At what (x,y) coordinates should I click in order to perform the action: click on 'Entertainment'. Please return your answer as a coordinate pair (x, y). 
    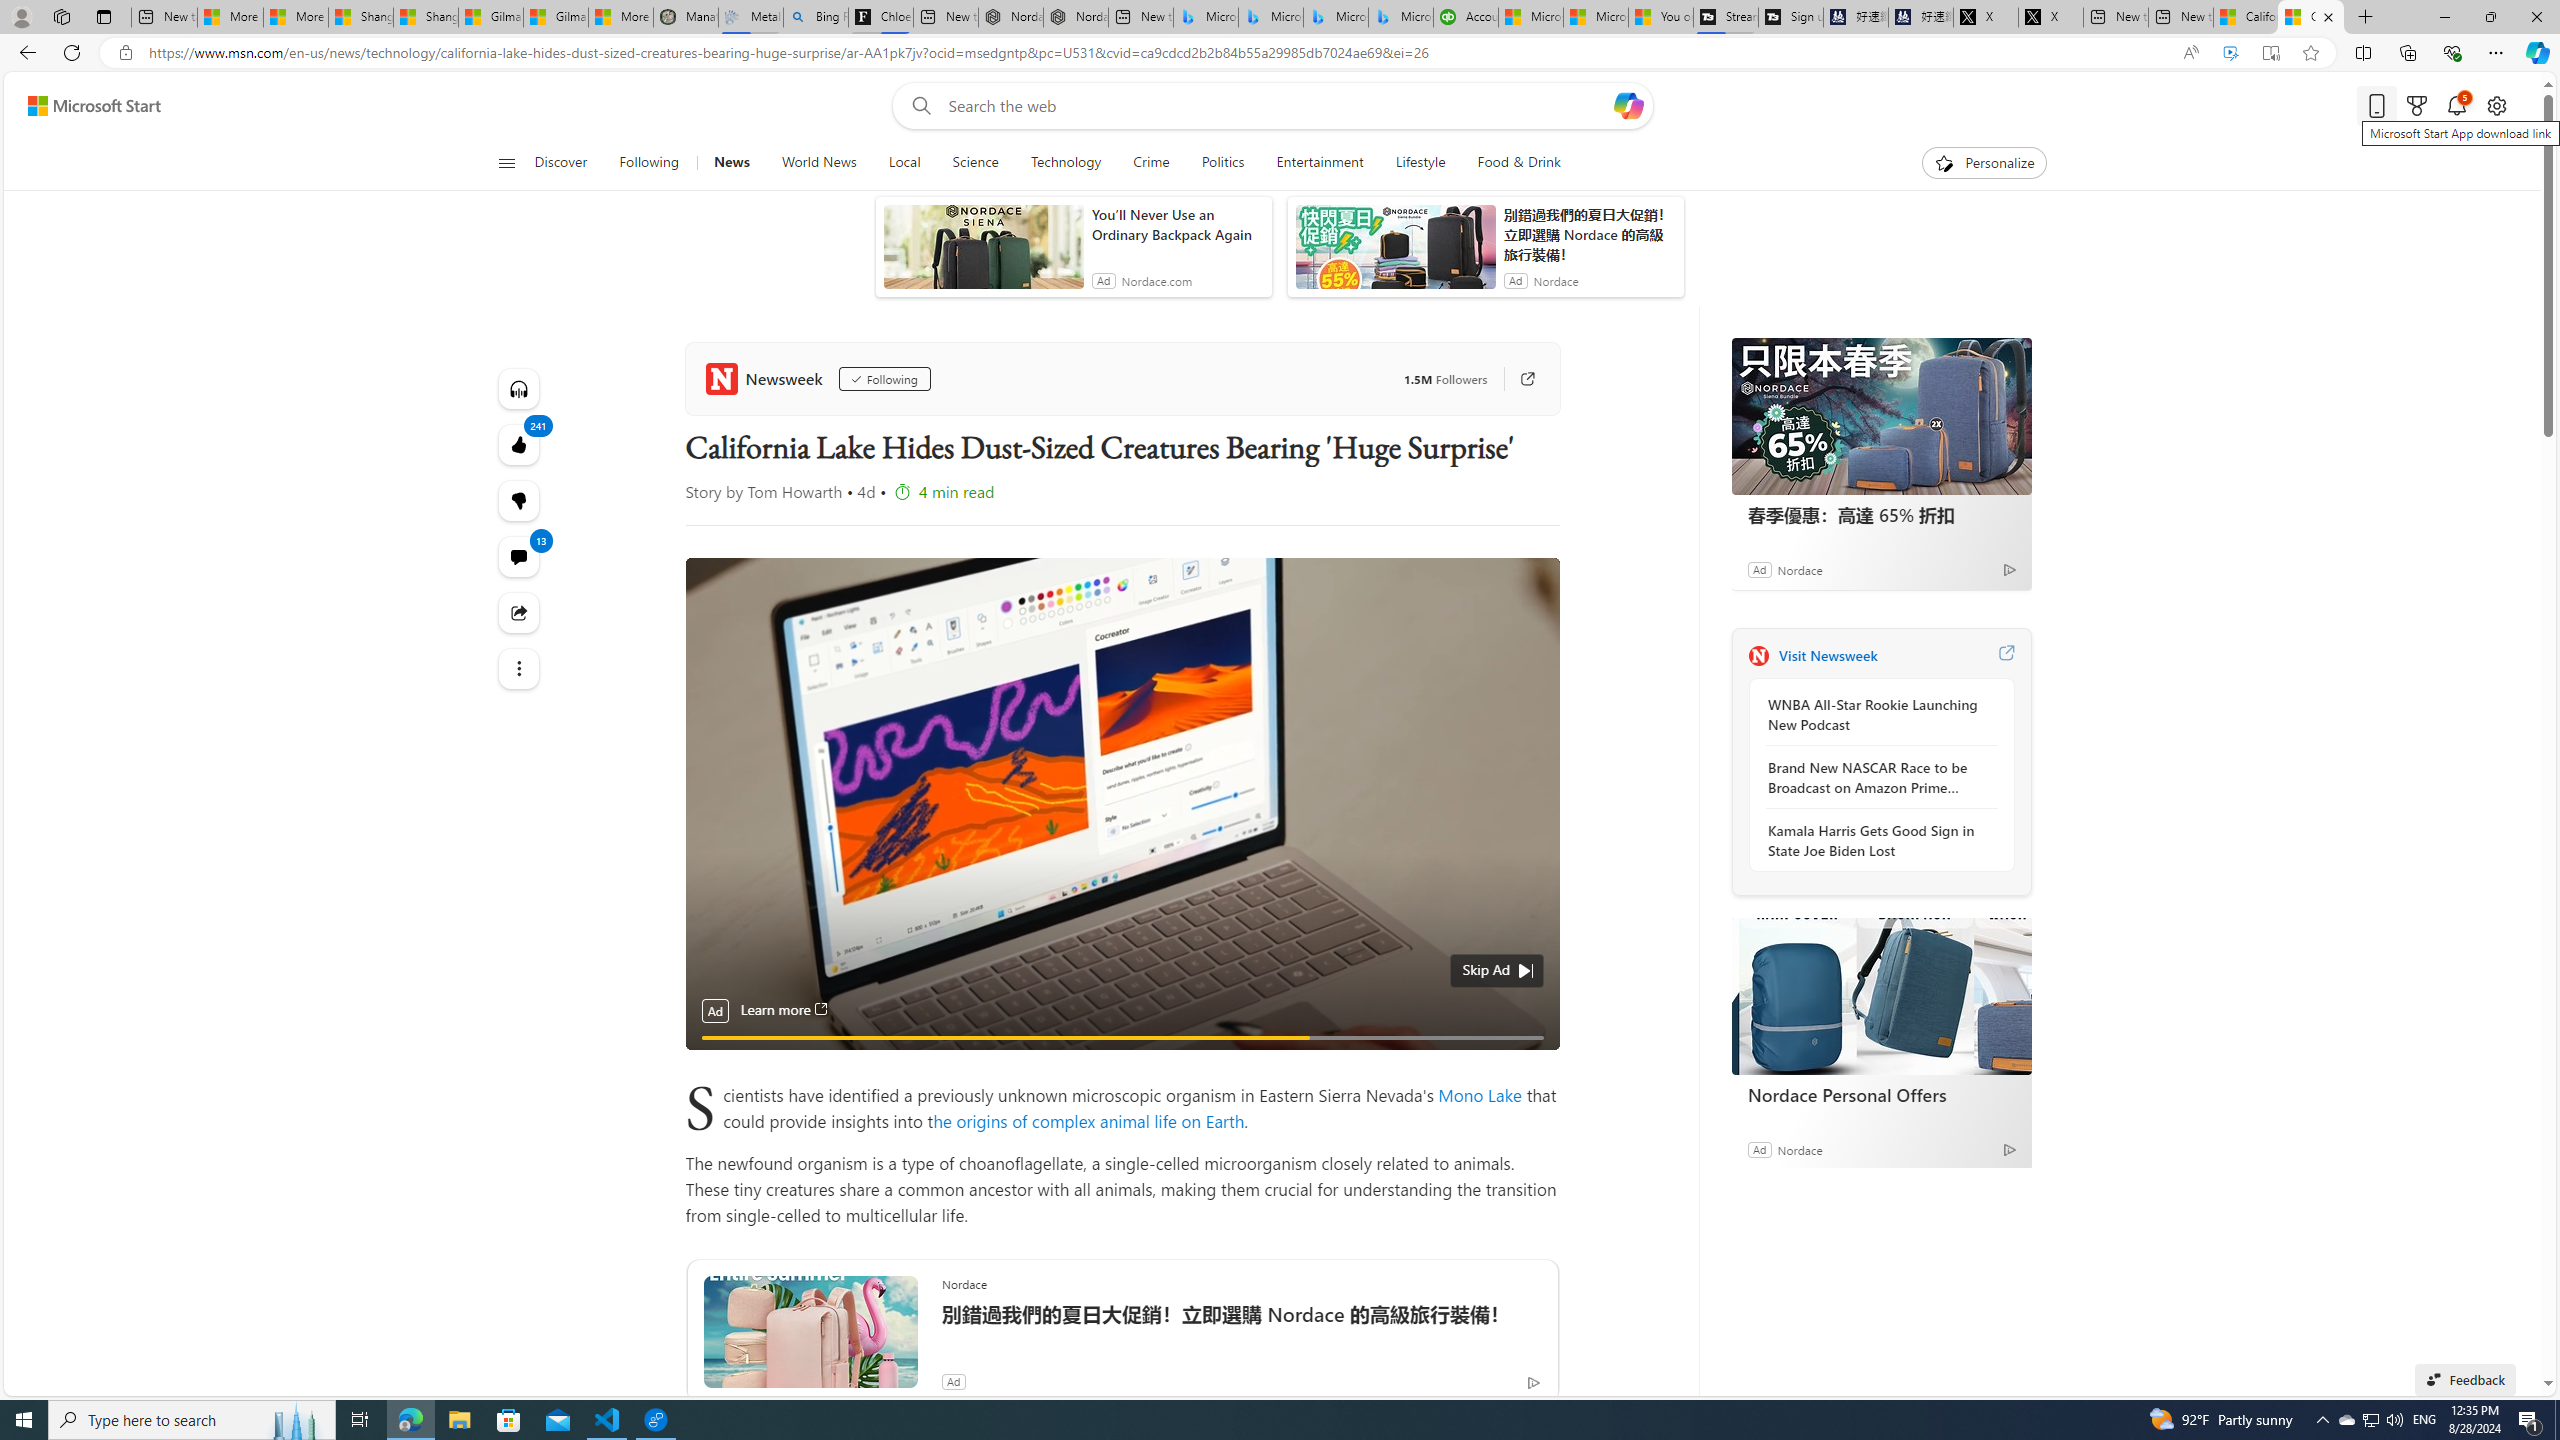
    Looking at the image, I should click on (1318, 162).